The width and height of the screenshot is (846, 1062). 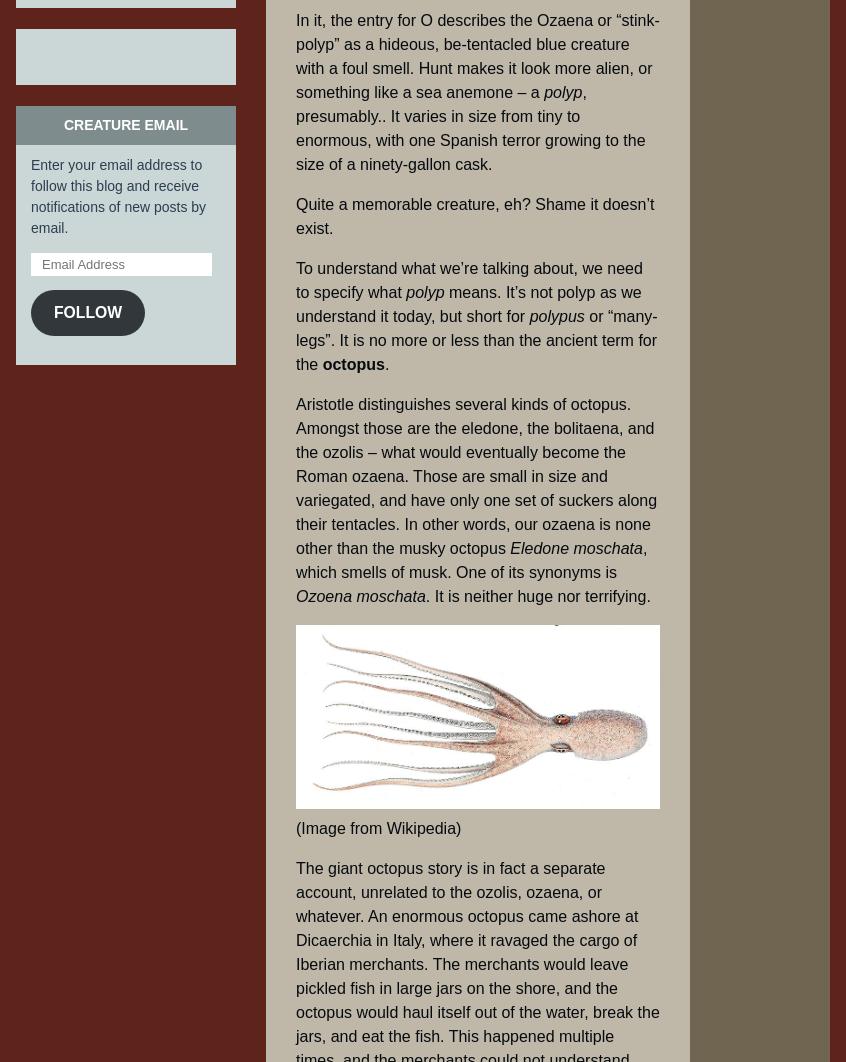 I want to click on 'Enter your email address to follow this blog and receive notifications of new posts by email.', so click(x=118, y=195).